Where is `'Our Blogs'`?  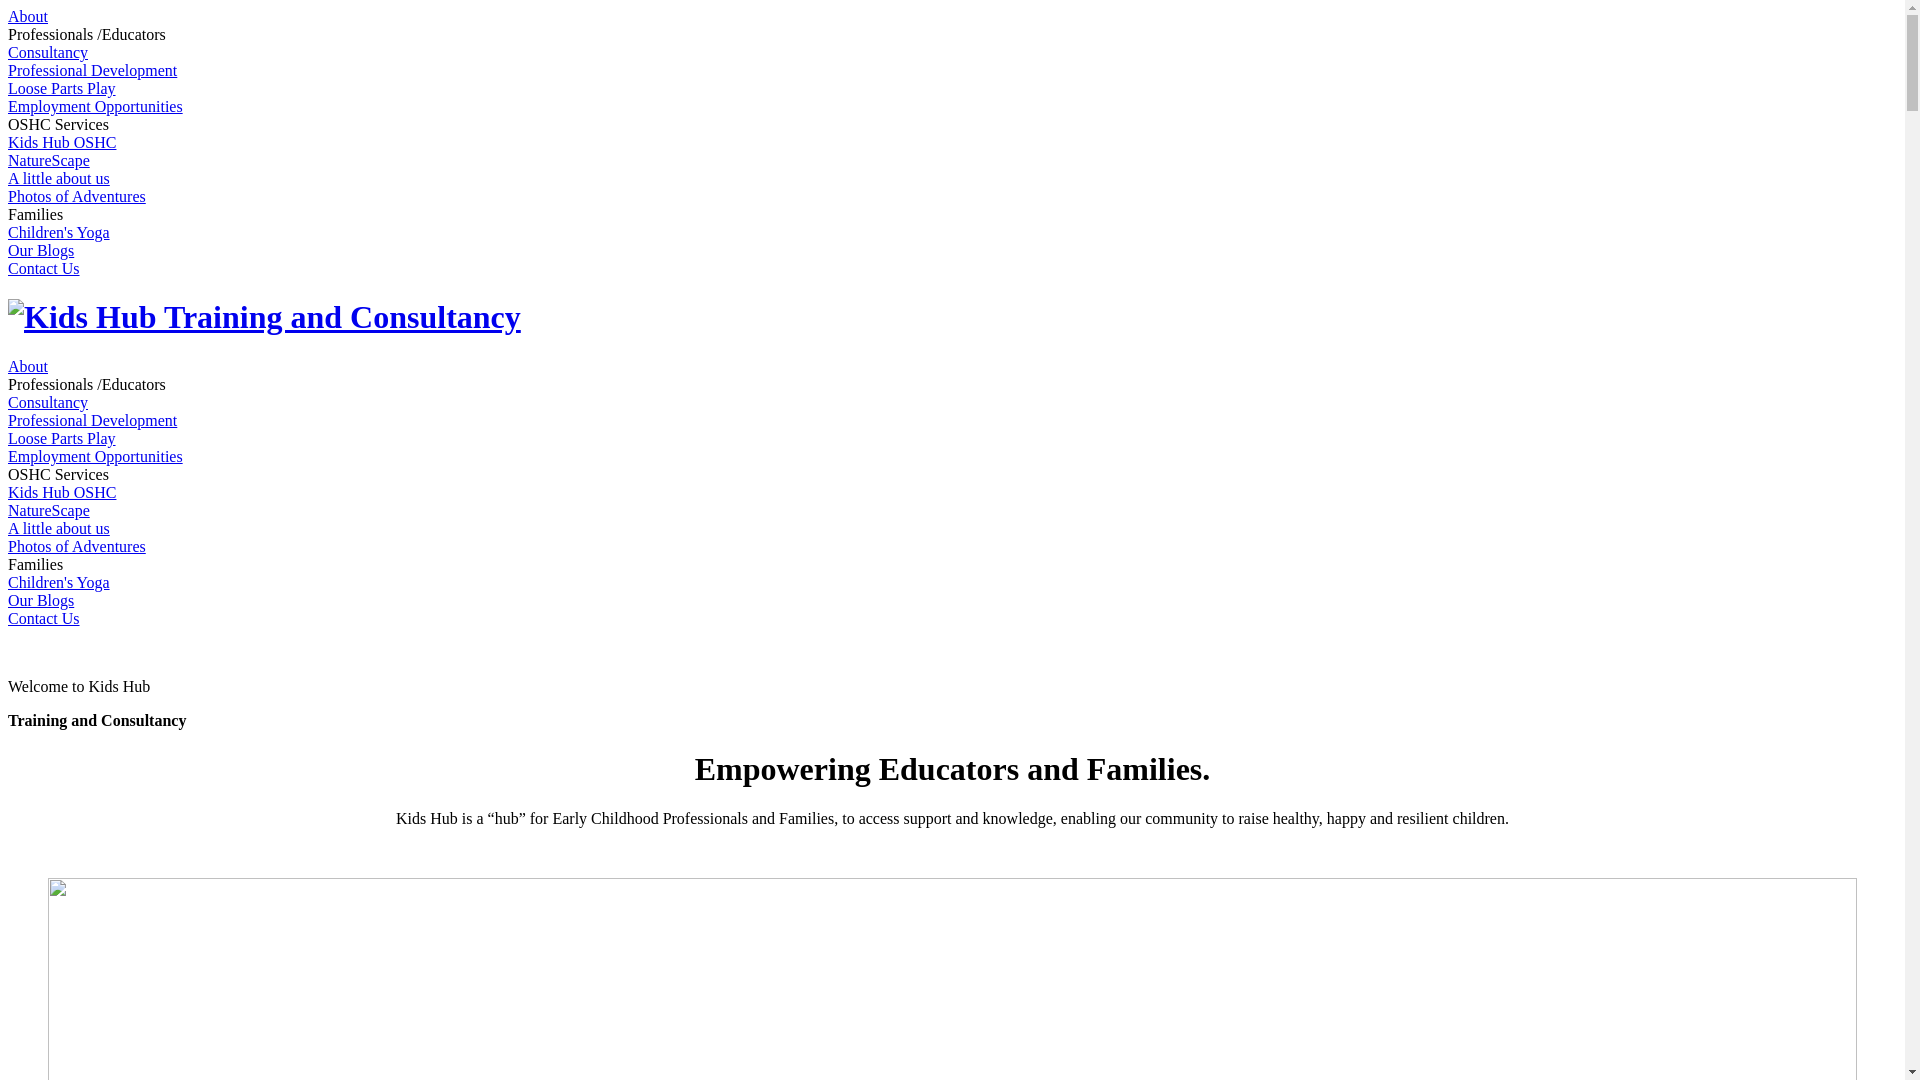
'Our Blogs' is located at coordinates (41, 599).